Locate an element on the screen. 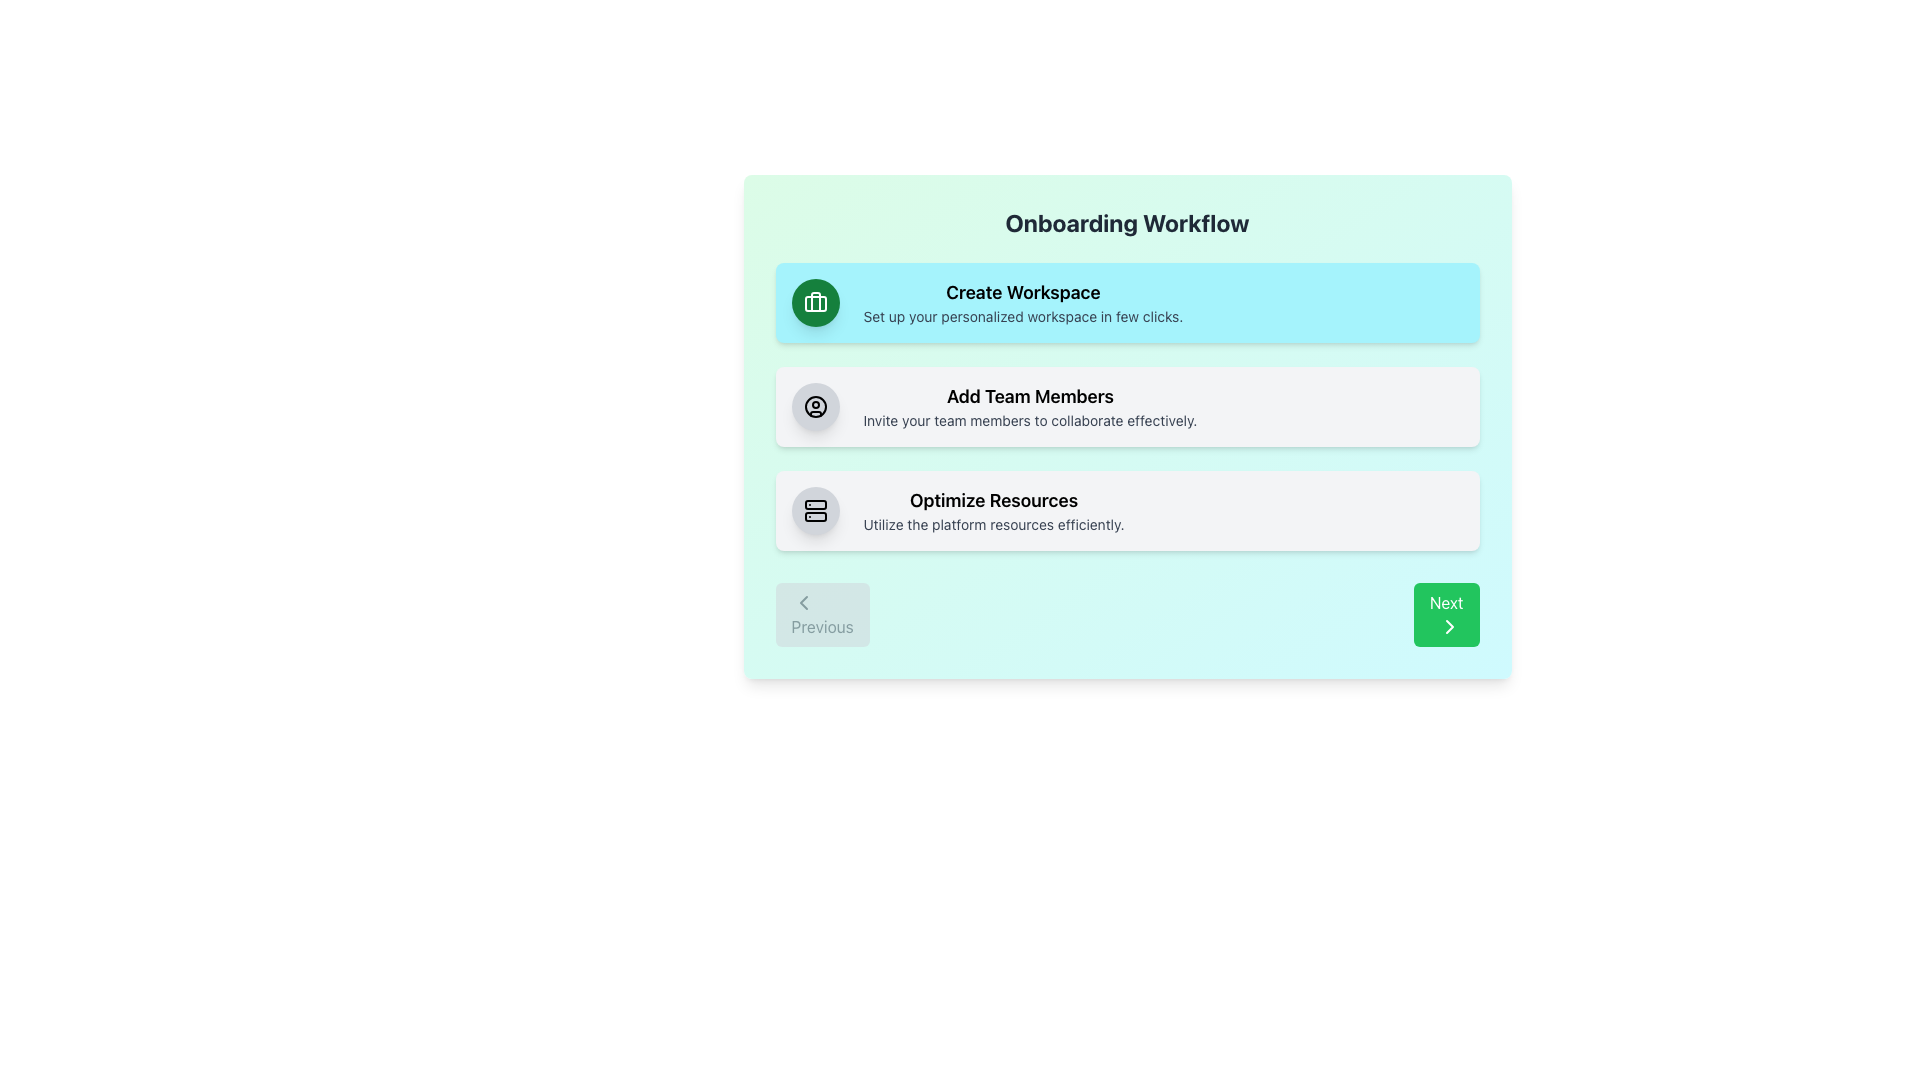 This screenshot has height=1080, width=1920. the textual information component titled 'Optimize Resources' to read its content is located at coordinates (993, 509).